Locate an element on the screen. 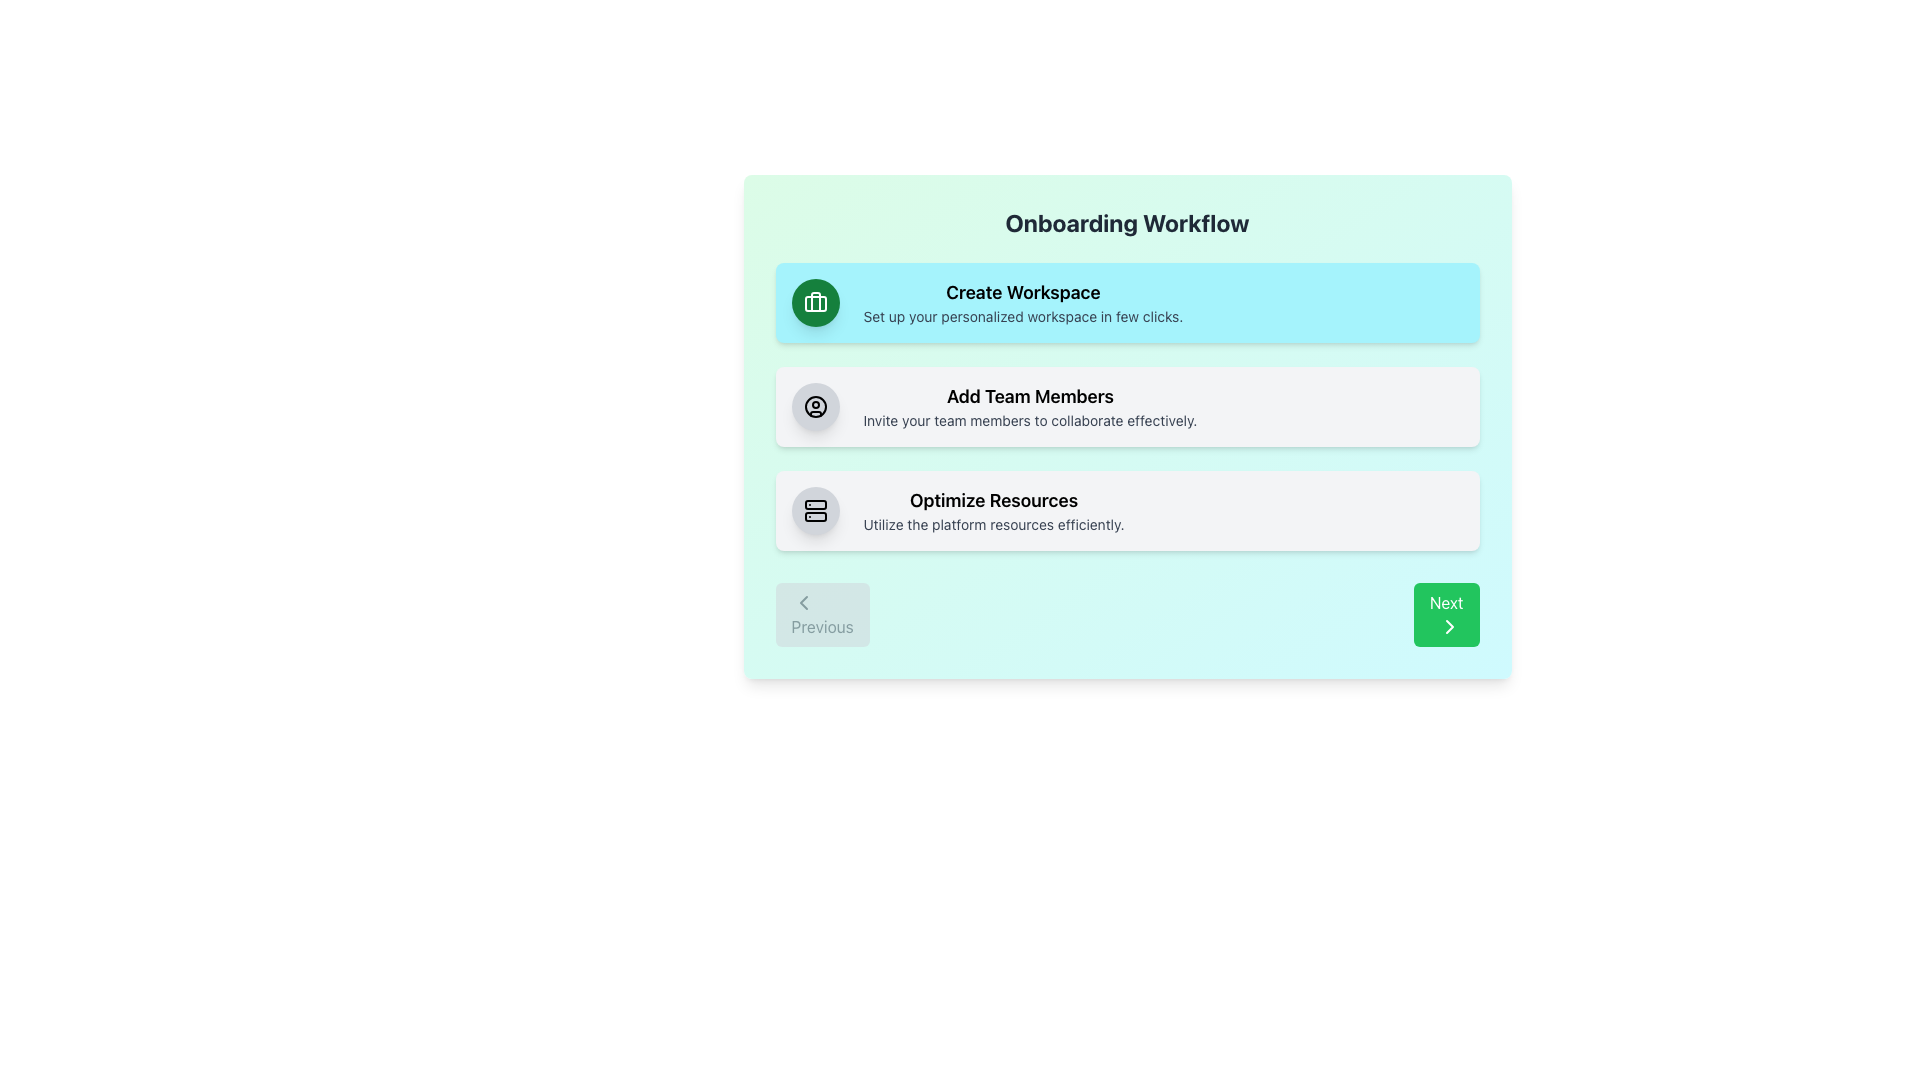 This screenshot has height=1080, width=1920. the textual information component titled 'Optimize Resources' to read its content is located at coordinates (993, 509).